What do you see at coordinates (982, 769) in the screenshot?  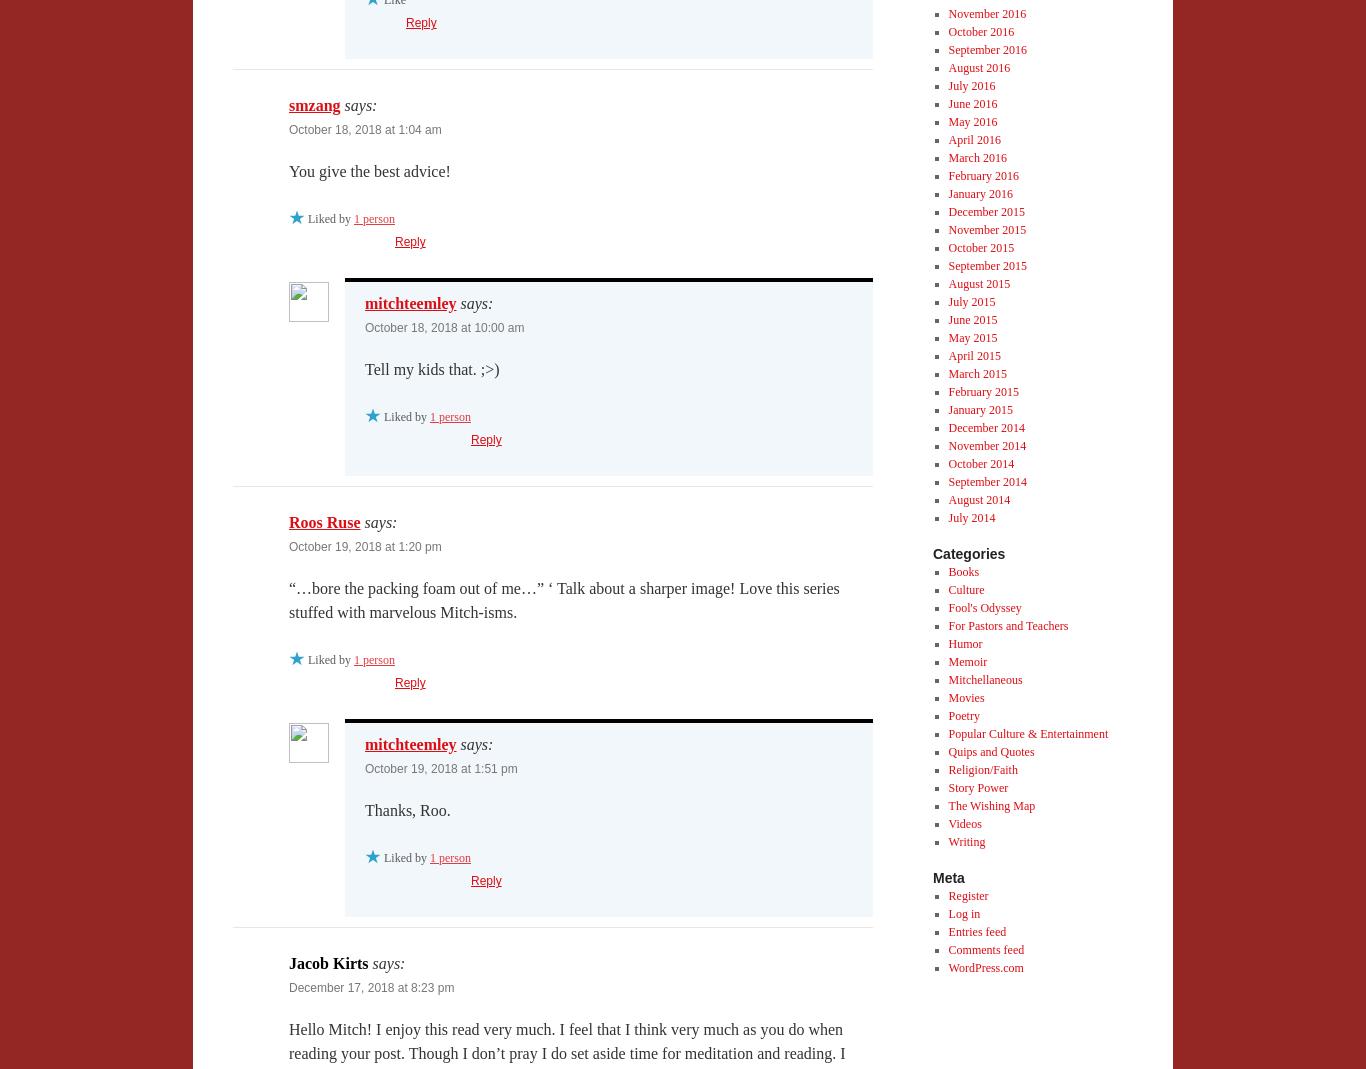 I see `'Religion/Faith'` at bounding box center [982, 769].